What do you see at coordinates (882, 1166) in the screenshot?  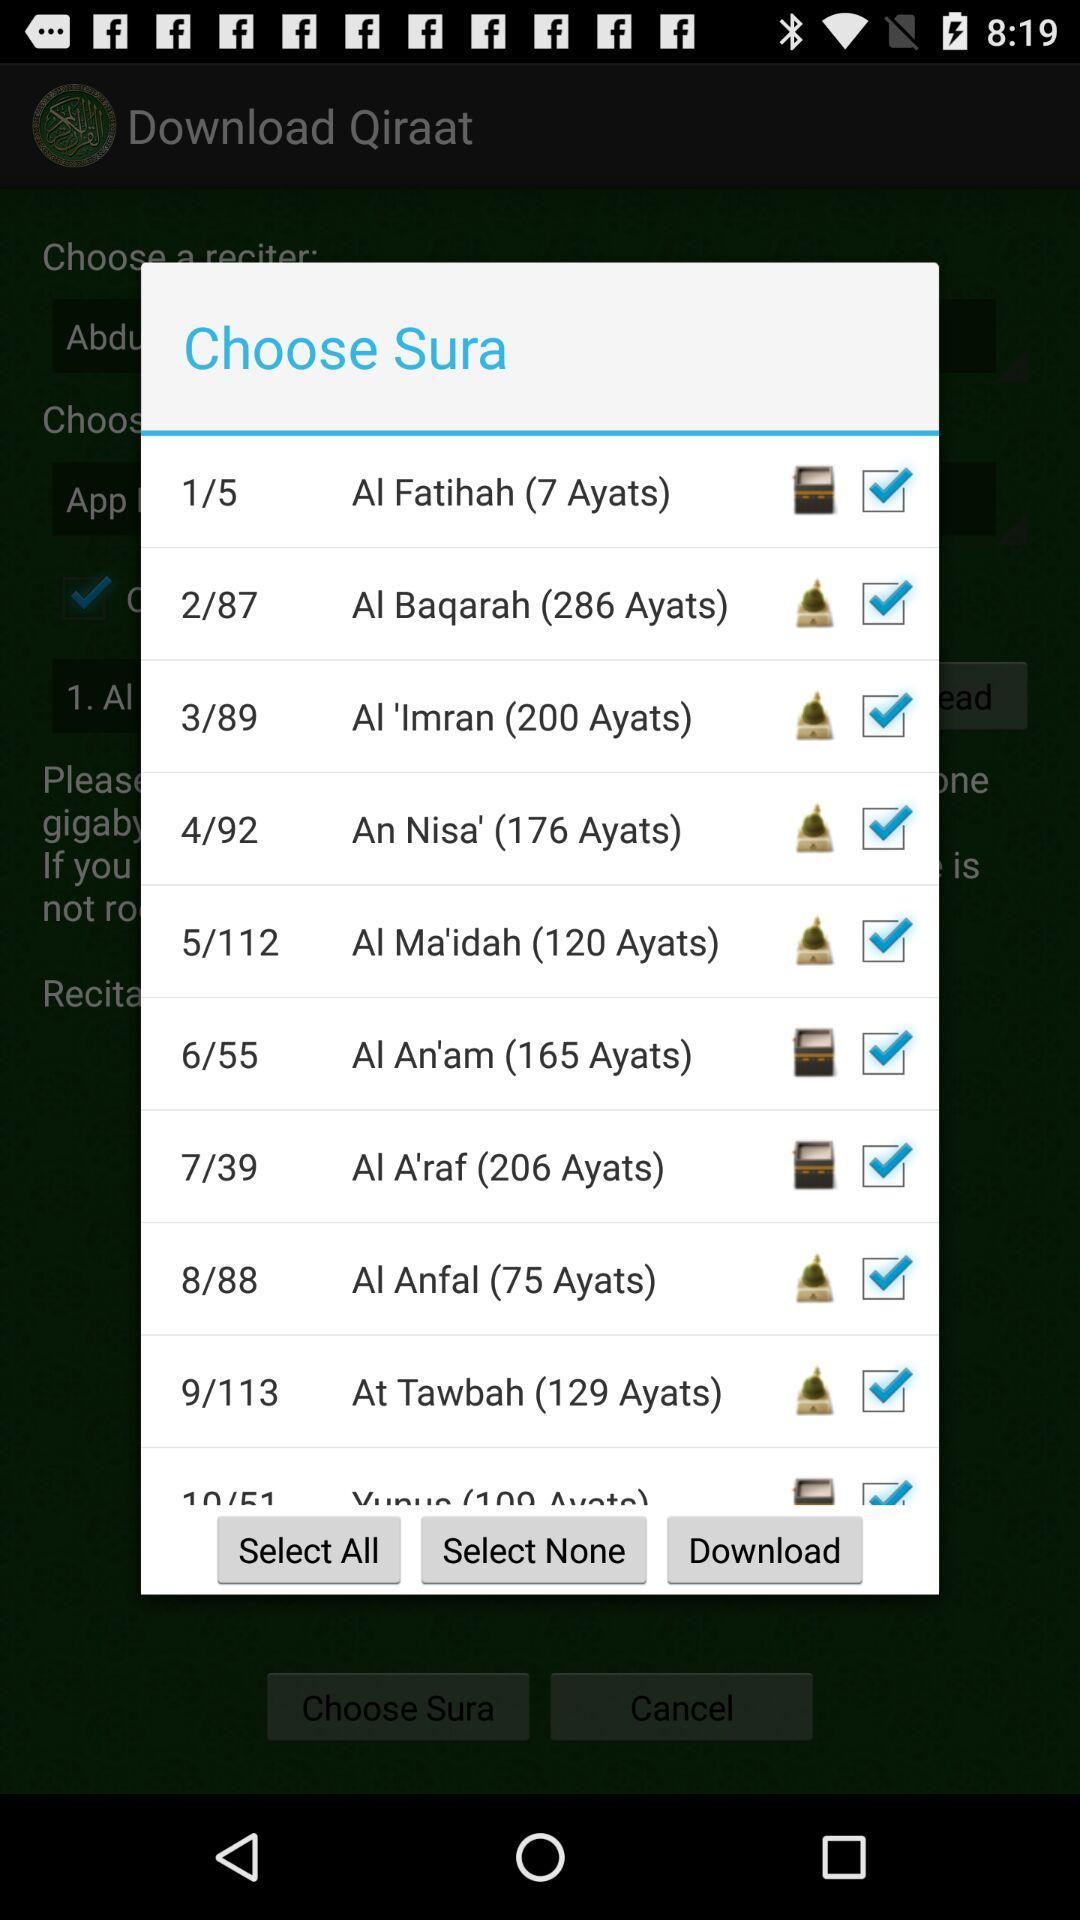 I see `add` at bounding box center [882, 1166].